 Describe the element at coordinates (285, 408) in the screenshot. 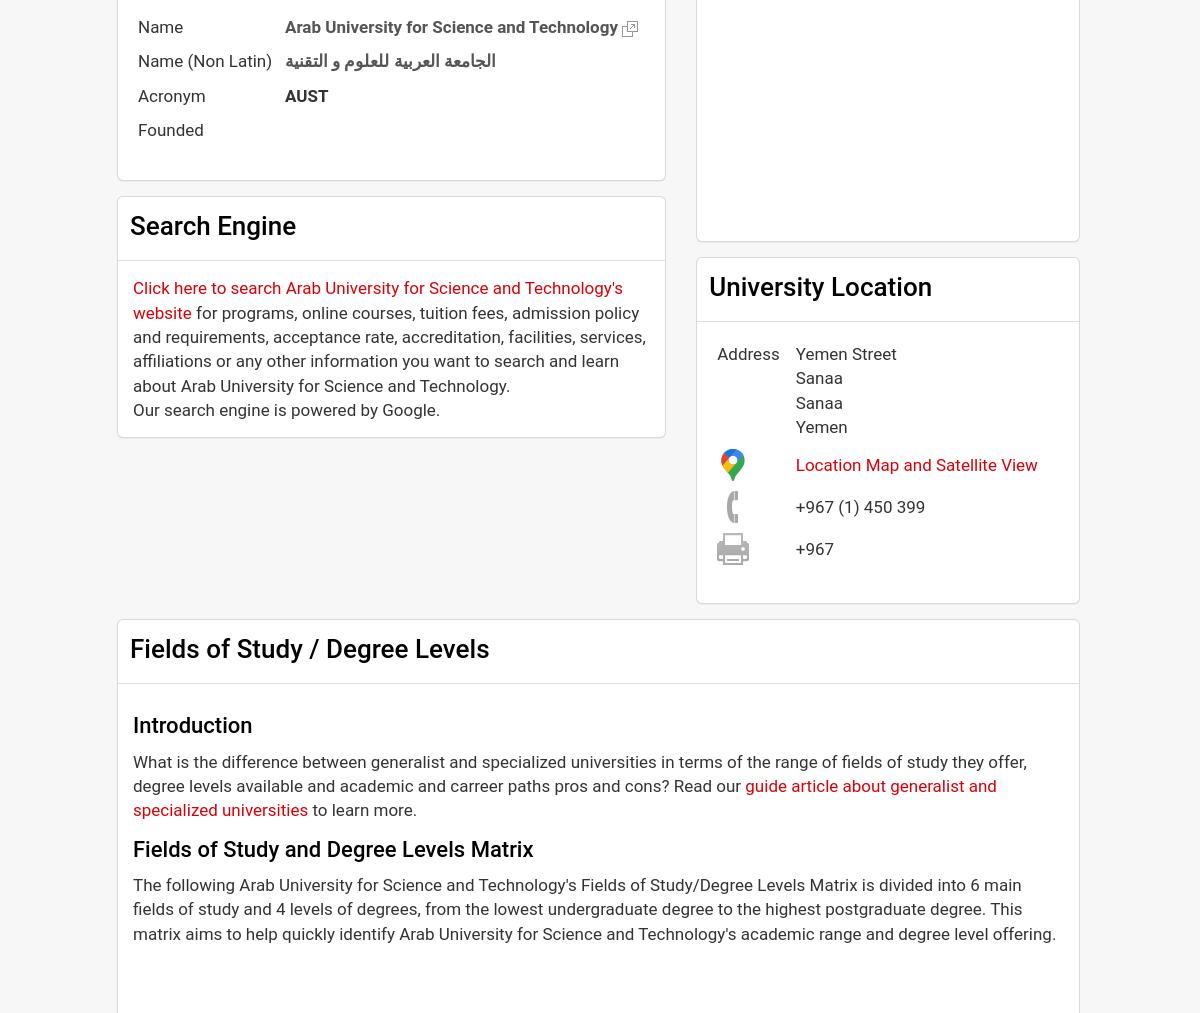

I see `'Our search engine is powered by Google.'` at that location.